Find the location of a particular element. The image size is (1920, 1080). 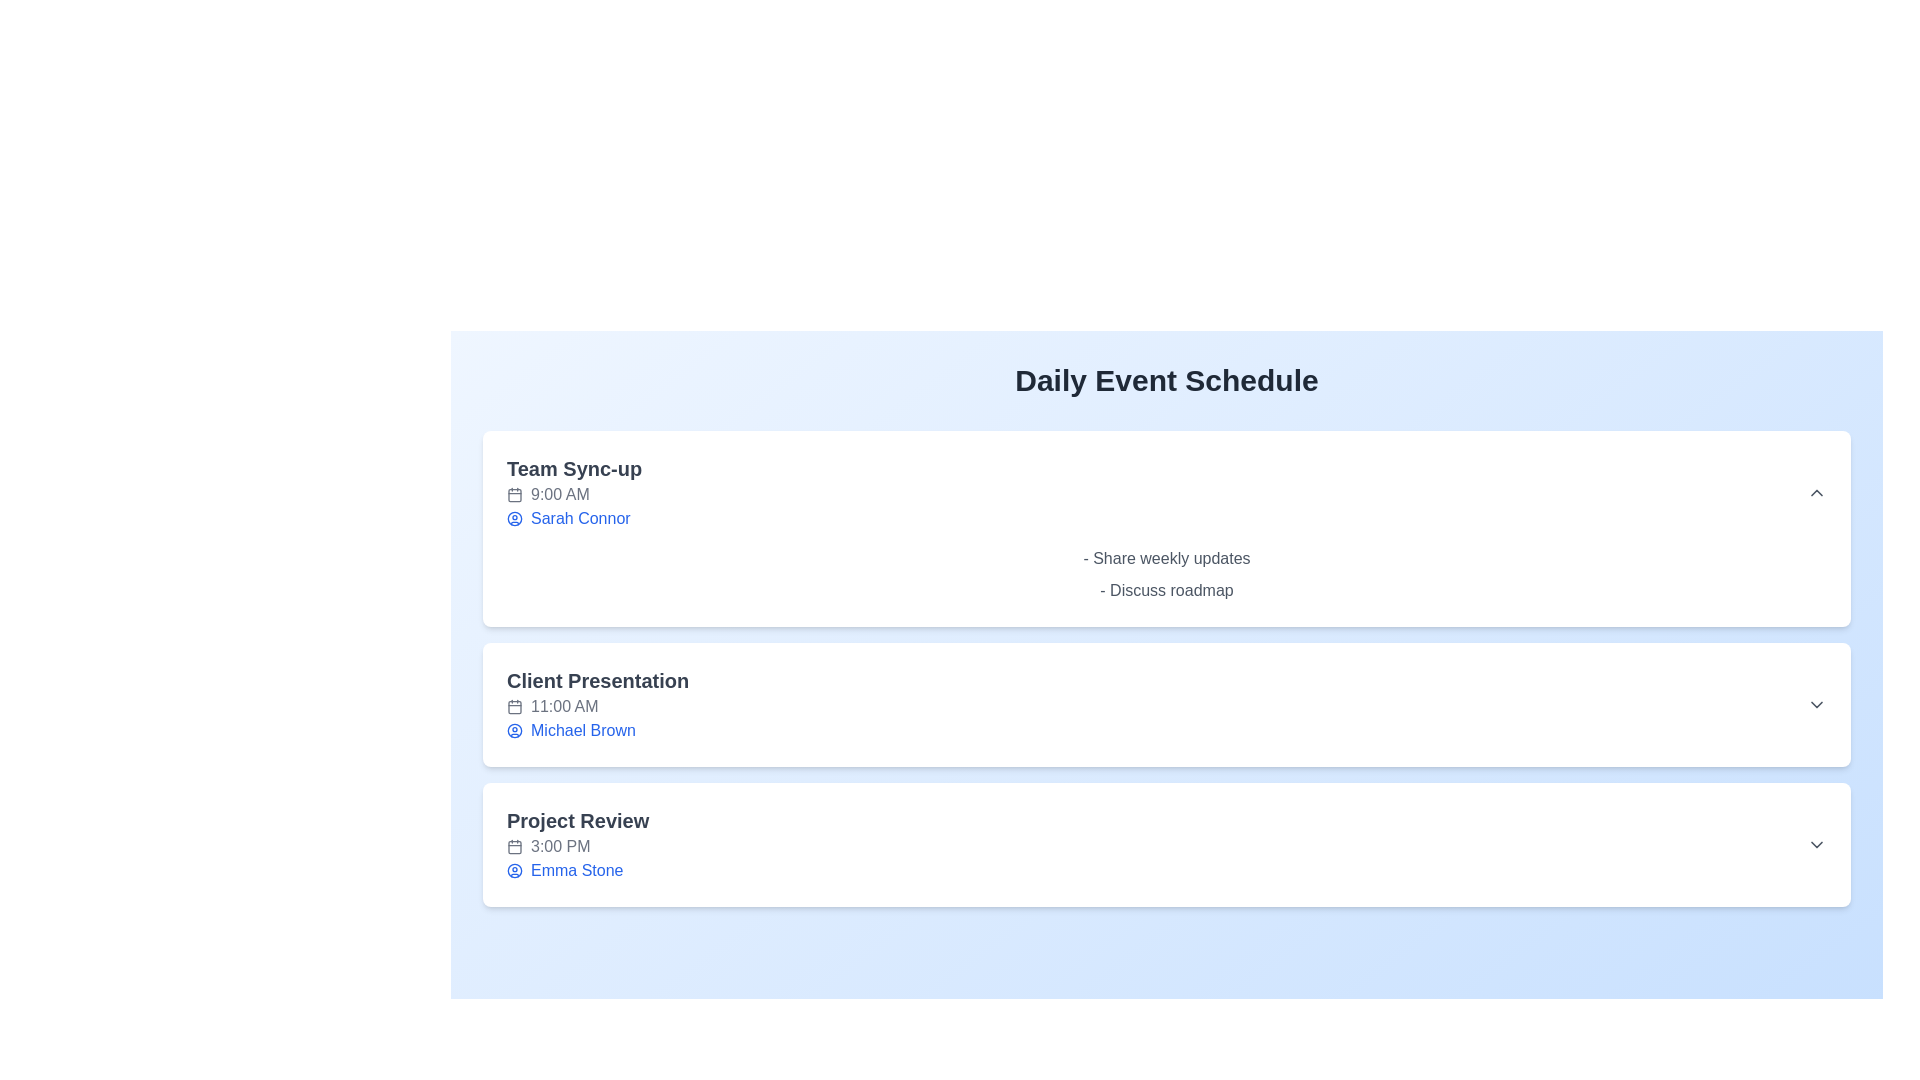

the text label reading 'Client Presentation' located in the middle event card of the 'Daily Event Schedule' page, positioned above the timestamp '11:00 AM' and below the header 'Daily Event Schedule' is located at coordinates (597, 680).